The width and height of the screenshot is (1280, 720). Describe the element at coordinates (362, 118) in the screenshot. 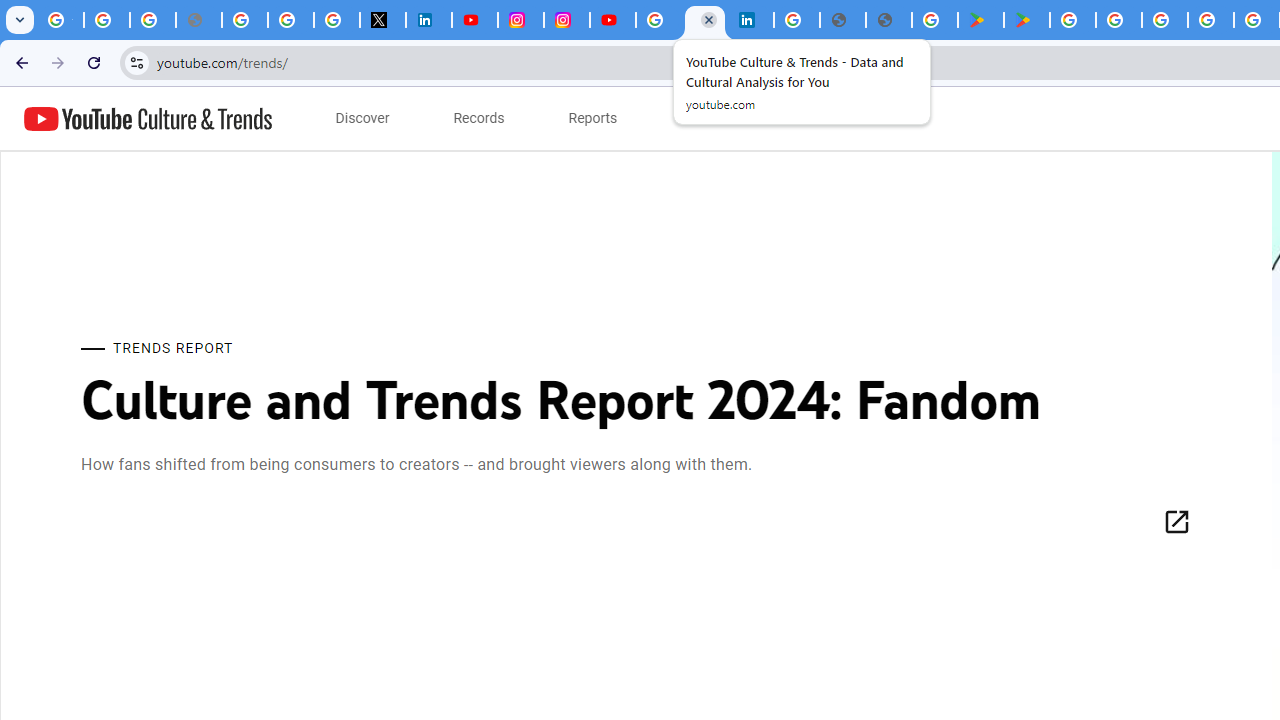

I see `'subnav-Discover menupopup'` at that location.